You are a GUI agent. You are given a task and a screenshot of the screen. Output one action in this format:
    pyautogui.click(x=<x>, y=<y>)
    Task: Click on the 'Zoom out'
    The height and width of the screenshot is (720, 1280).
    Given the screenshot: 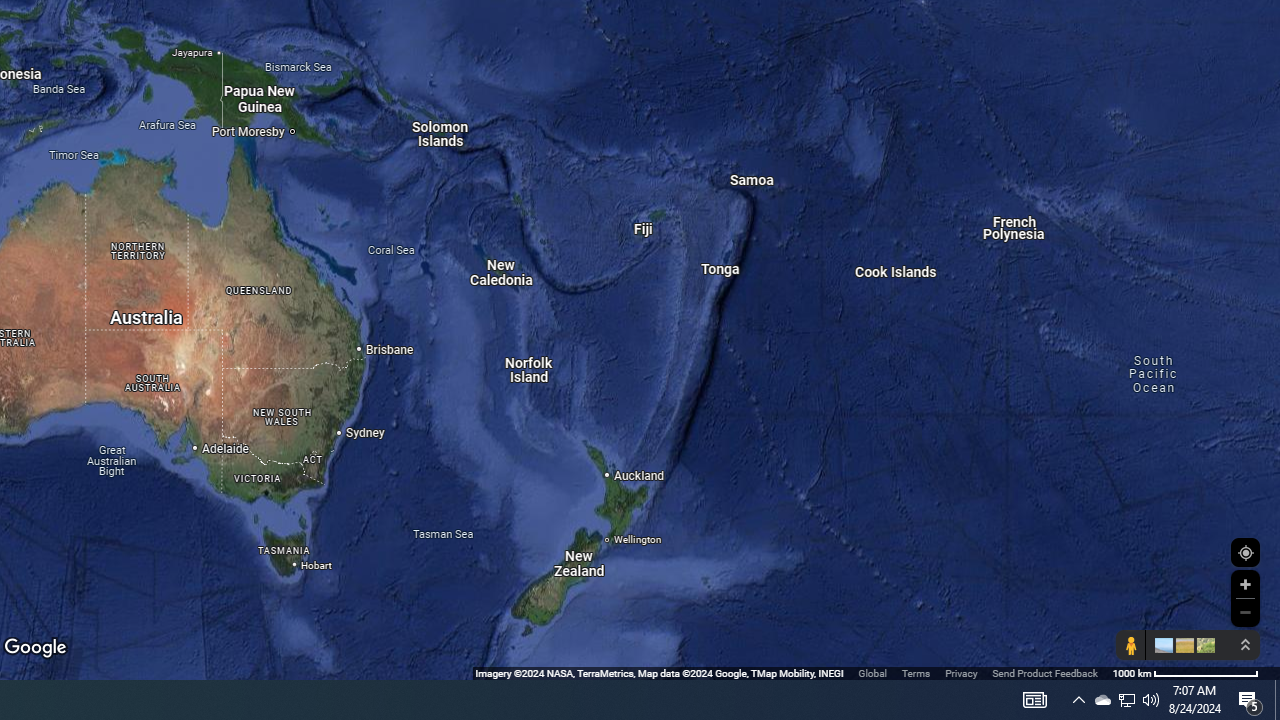 What is the action you would take?
    pyautogui.click(x=1244, y=611)
    